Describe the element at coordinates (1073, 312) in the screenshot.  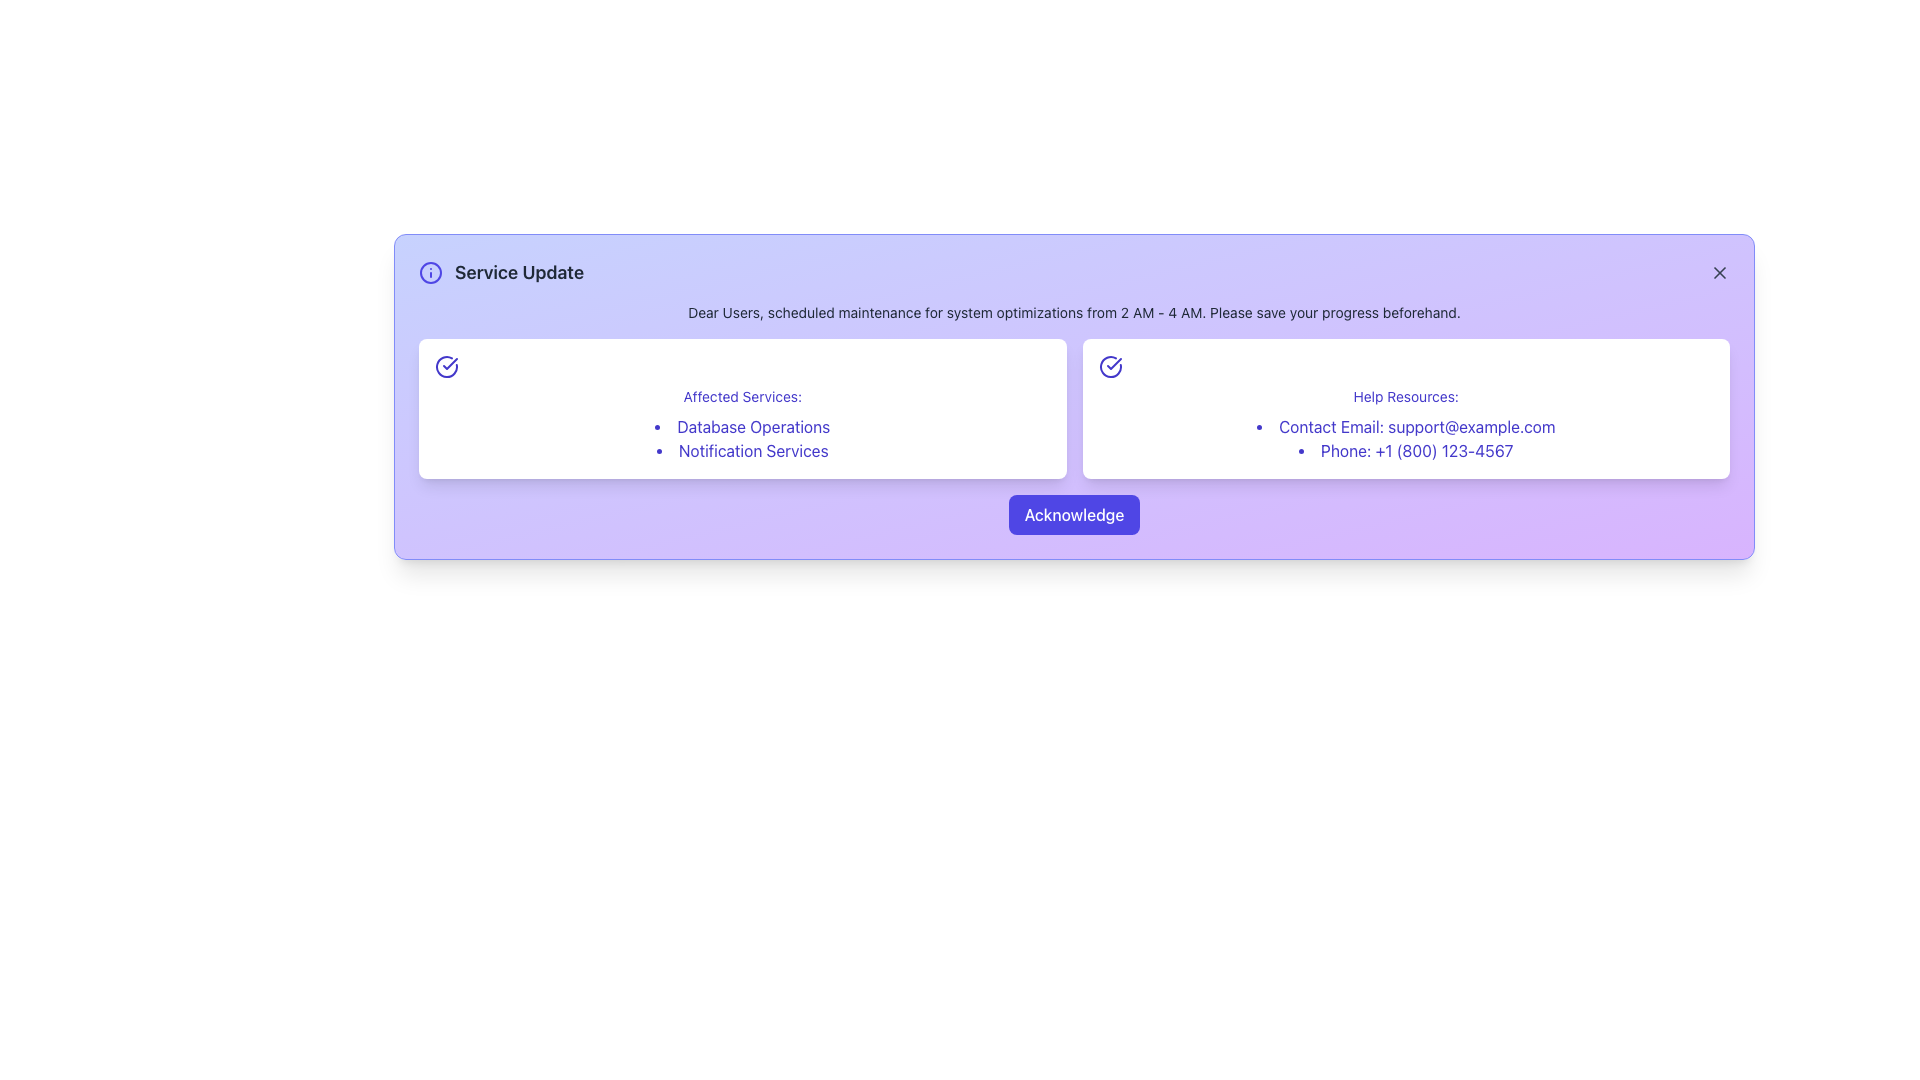
I see `the single-line text block conveying a message about scheduled maintenance, which is located within the notification card below the title 'Service Update'` at that location.